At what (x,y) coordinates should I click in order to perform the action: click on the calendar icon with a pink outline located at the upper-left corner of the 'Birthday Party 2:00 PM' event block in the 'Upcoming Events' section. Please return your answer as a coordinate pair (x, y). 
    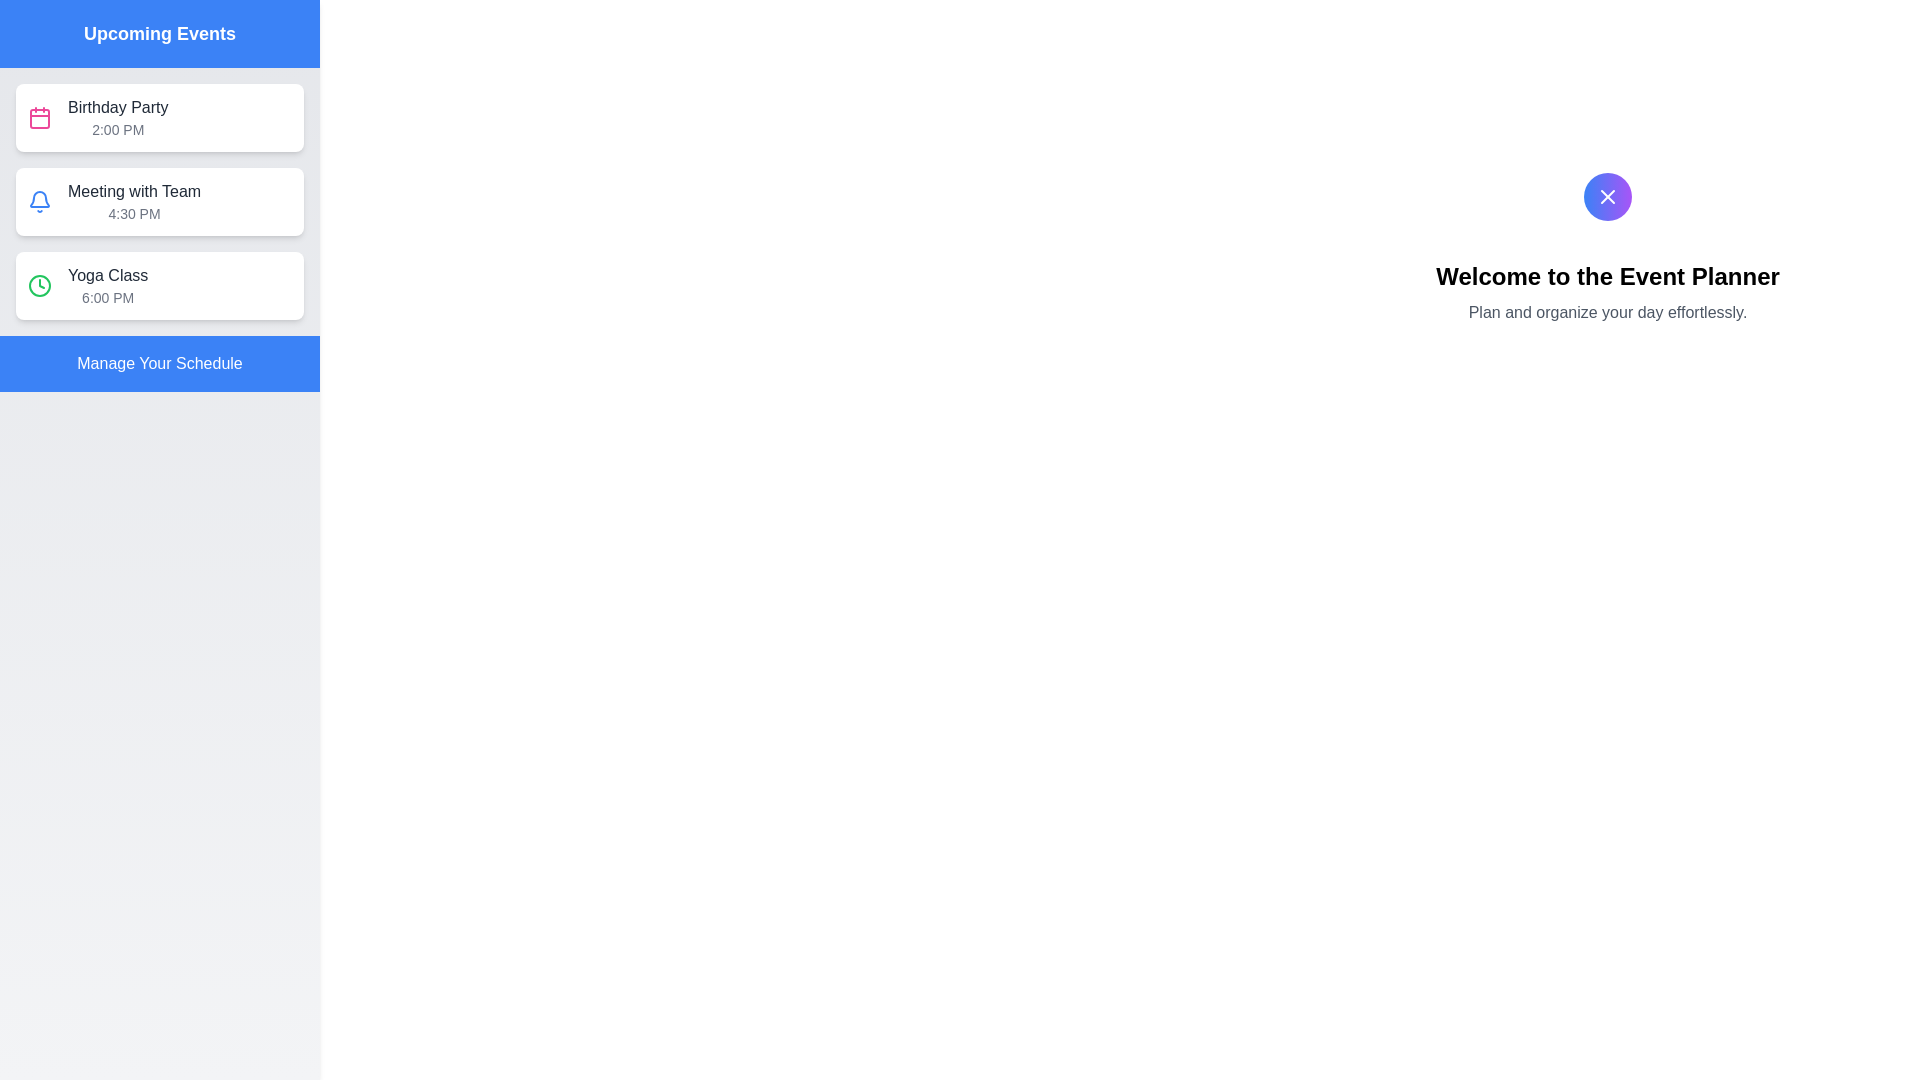
    Looking at the image, I should click on (39, 118).